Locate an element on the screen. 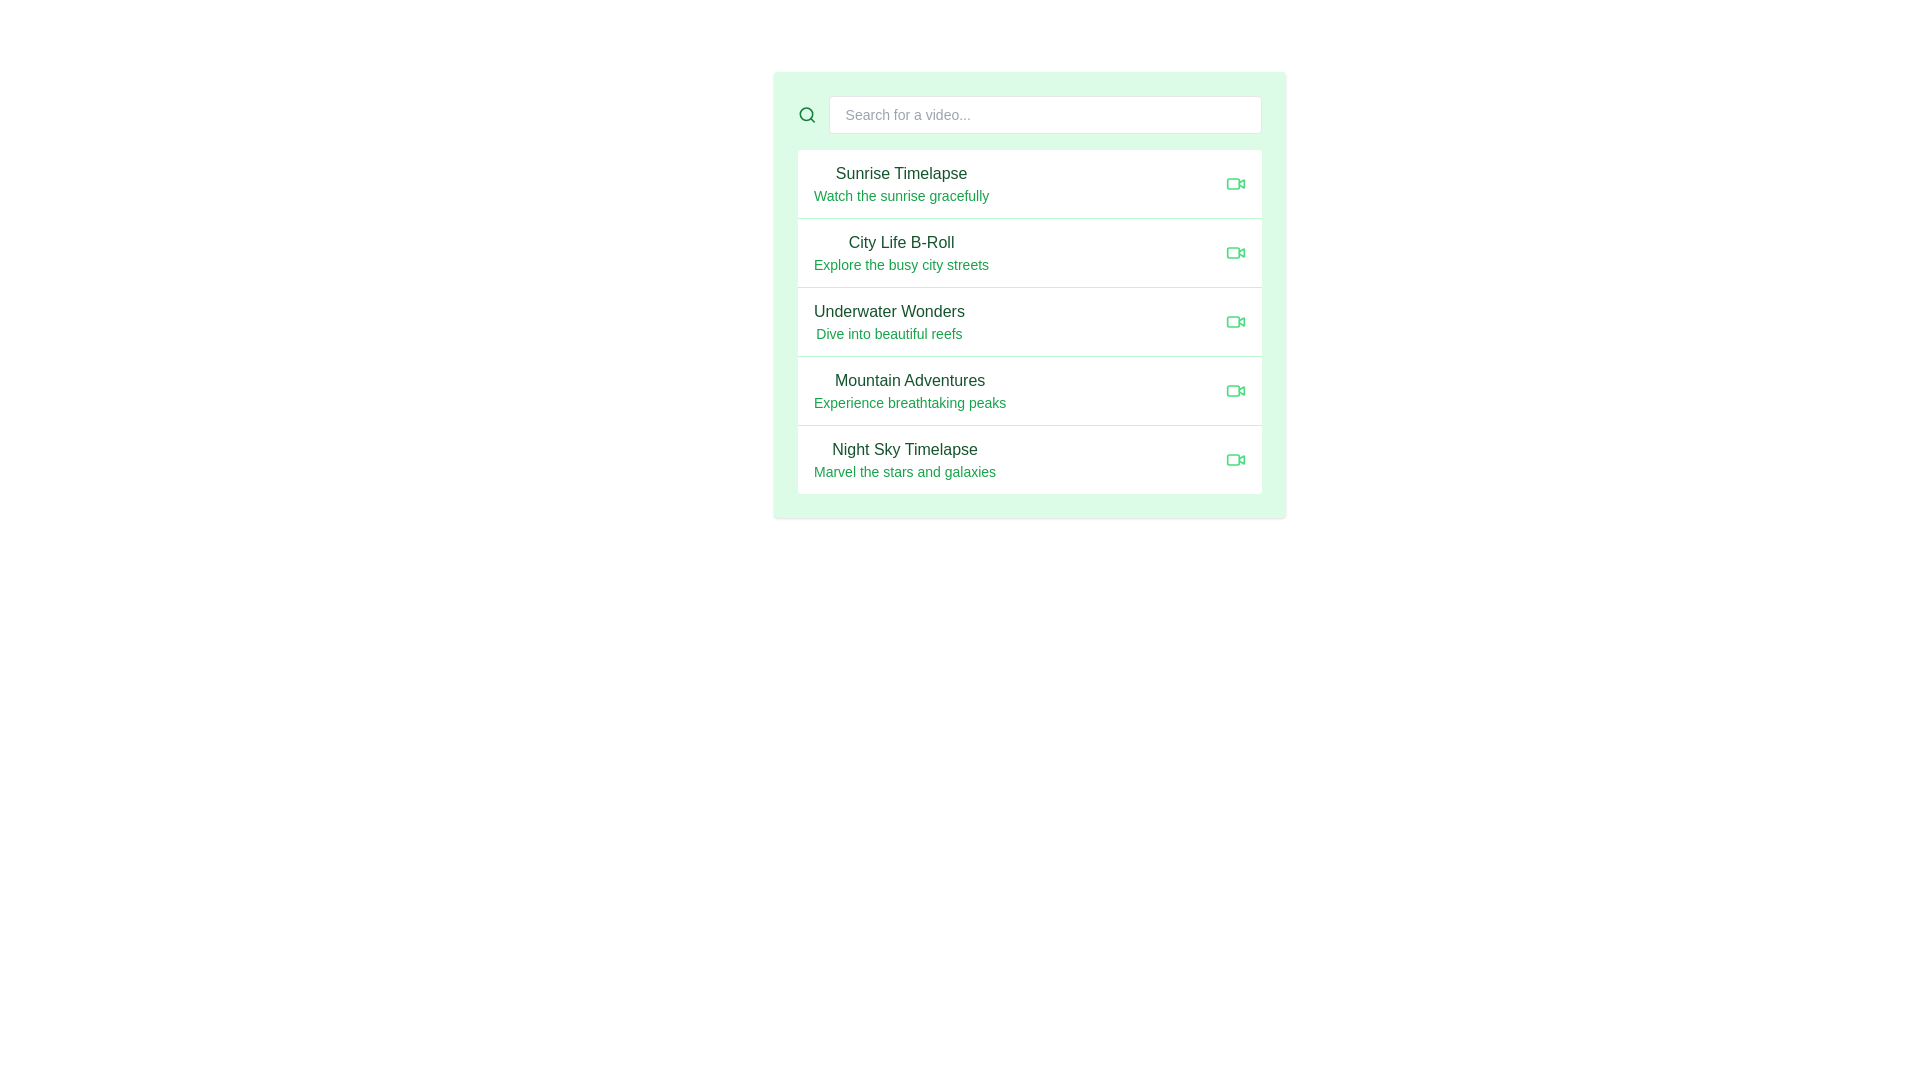 The height and width of the screenshot is (1080, 1920). the decorative icon located at the far-right of the row that indicates video content related to 'Mountain Adventures Experience breathtaking peaks' is located at coordinates (1235, 390).